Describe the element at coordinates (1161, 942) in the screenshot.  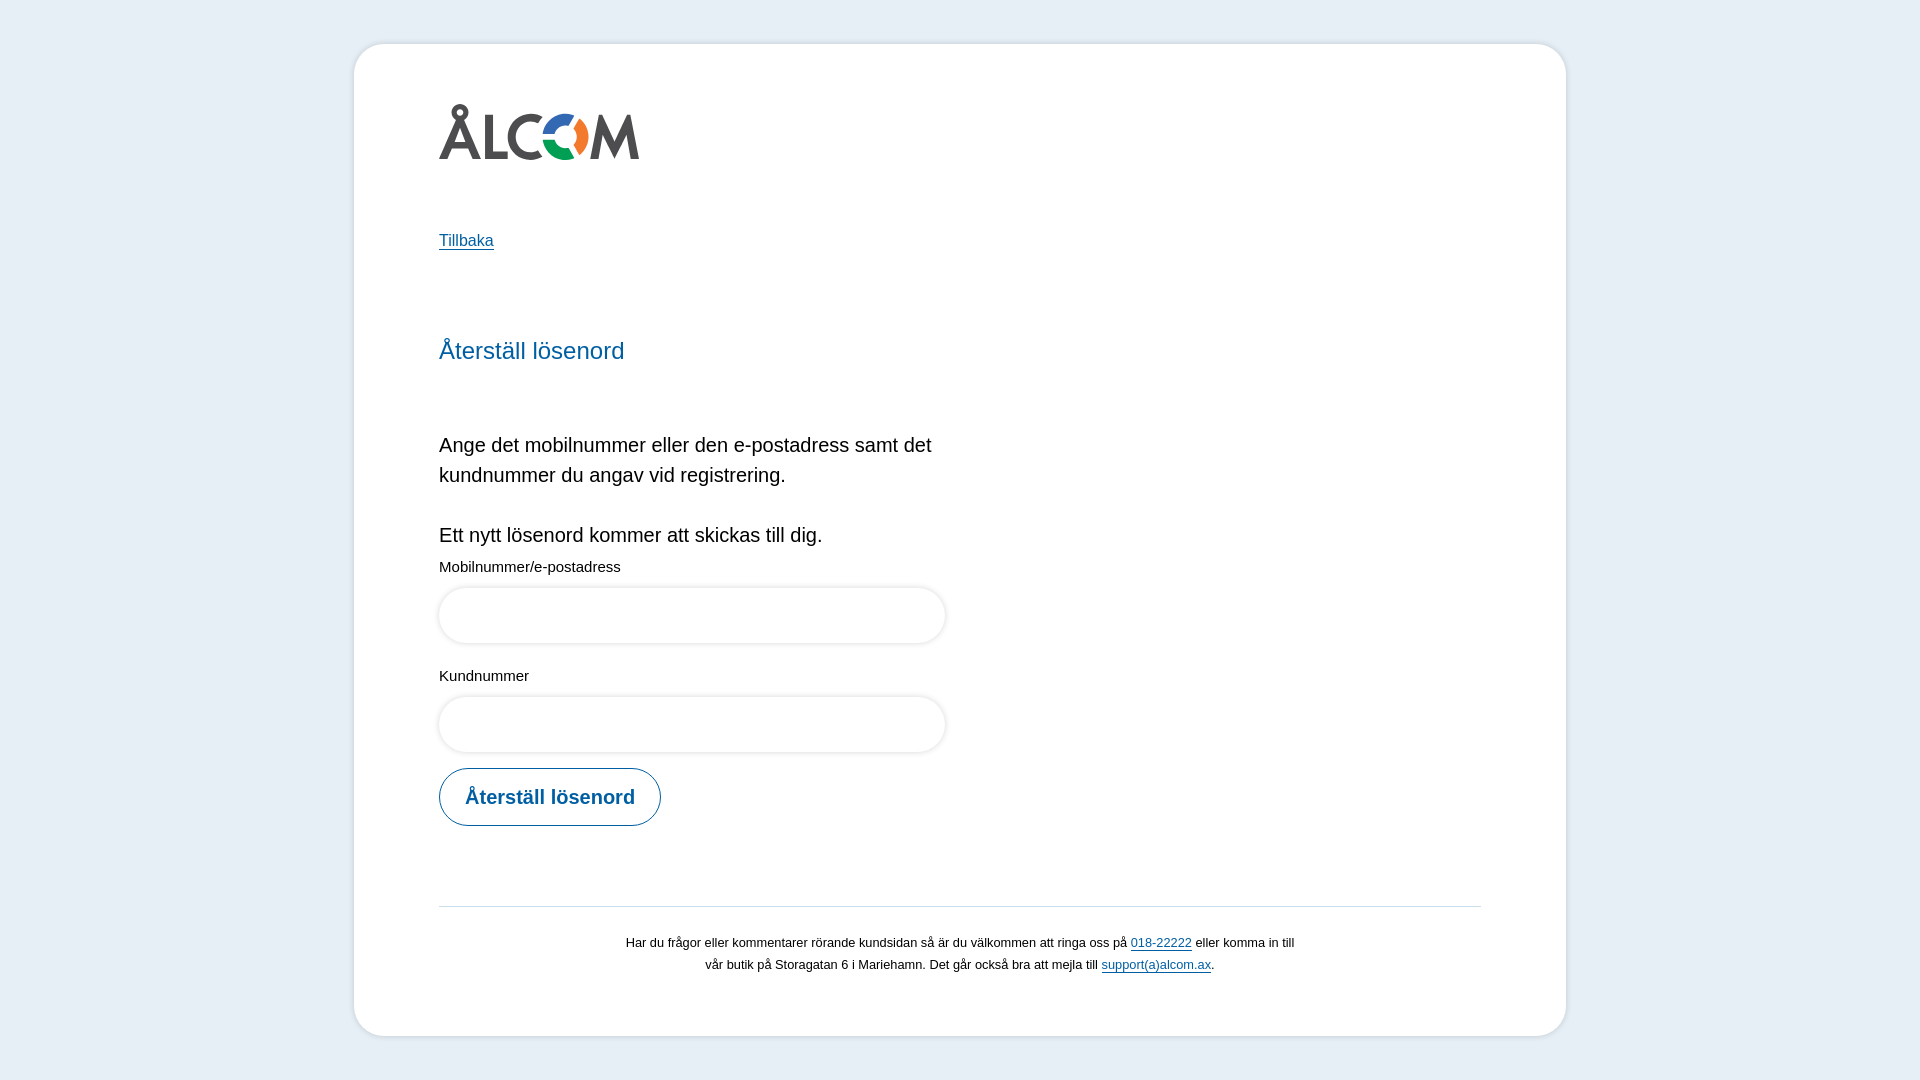
I see `'018-22222'` at that location.